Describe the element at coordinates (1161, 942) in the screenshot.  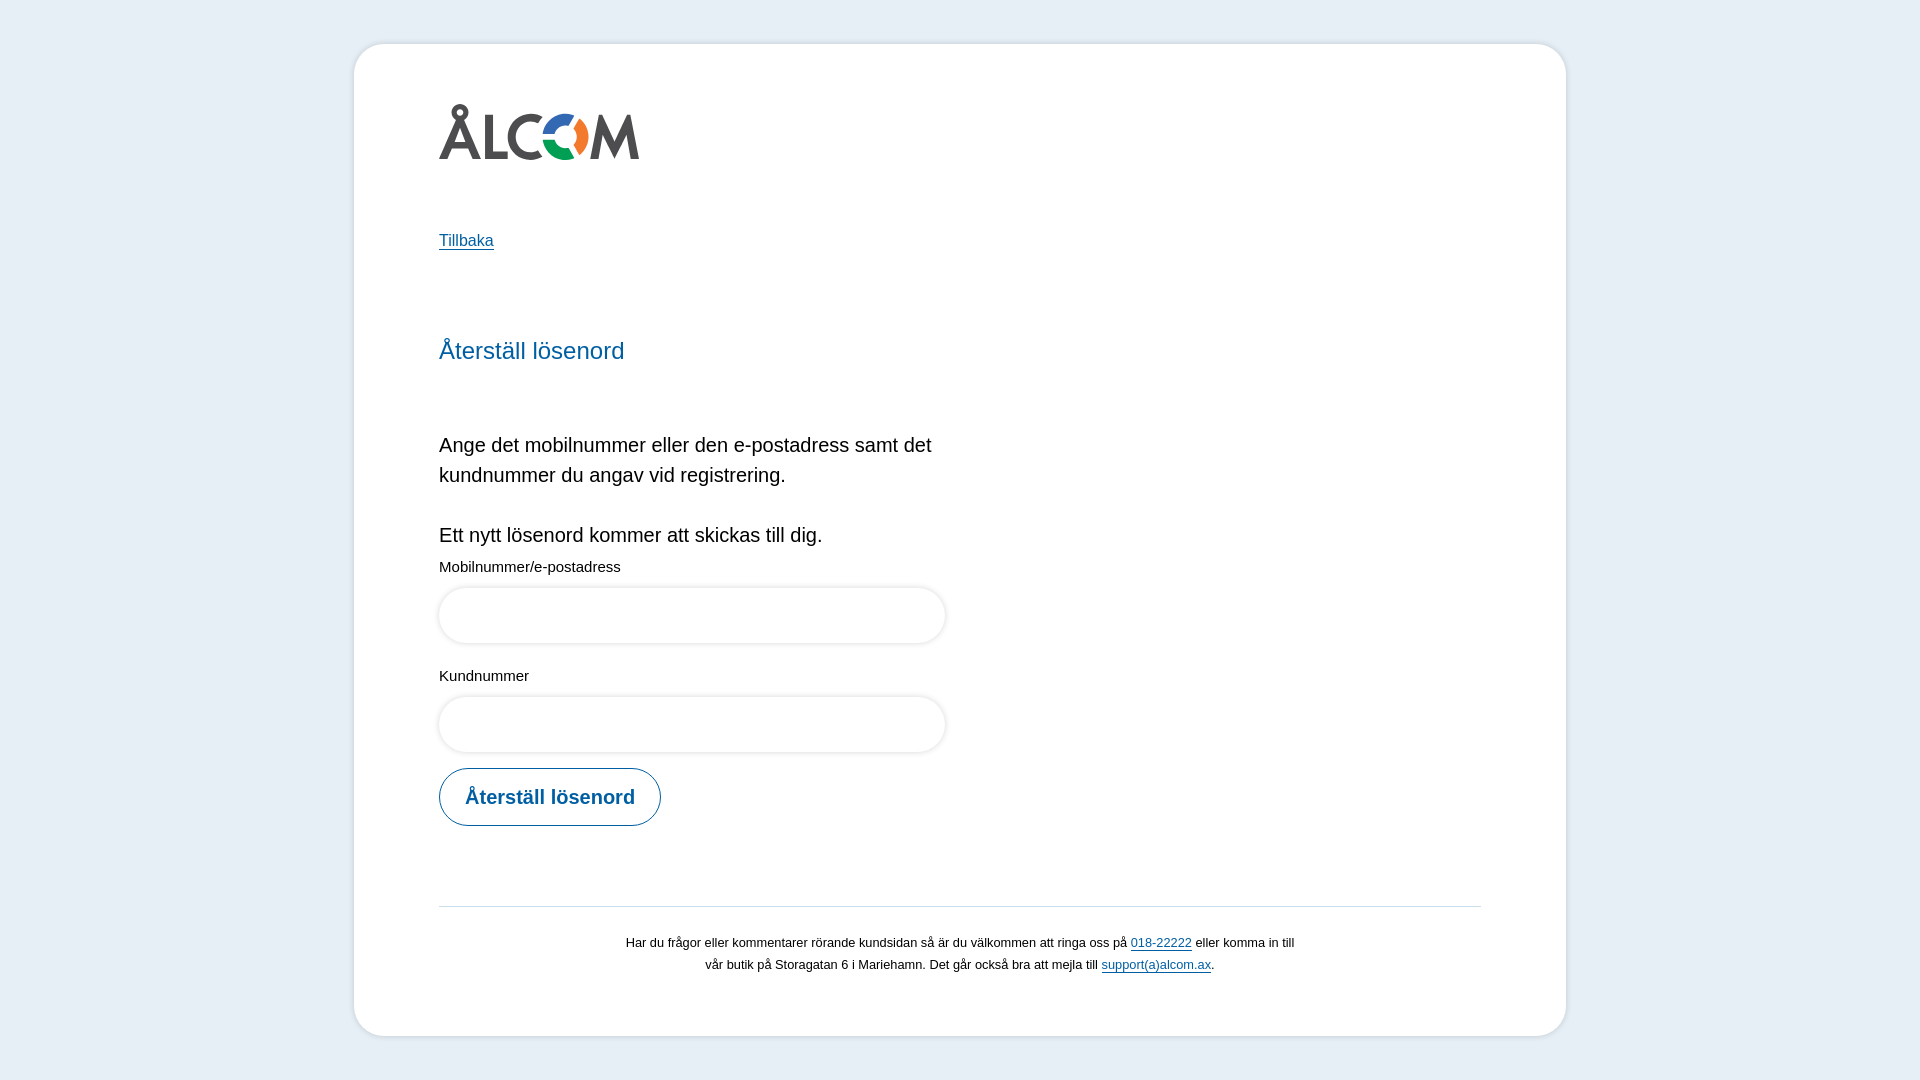
I see `'018-22222'` at that location.